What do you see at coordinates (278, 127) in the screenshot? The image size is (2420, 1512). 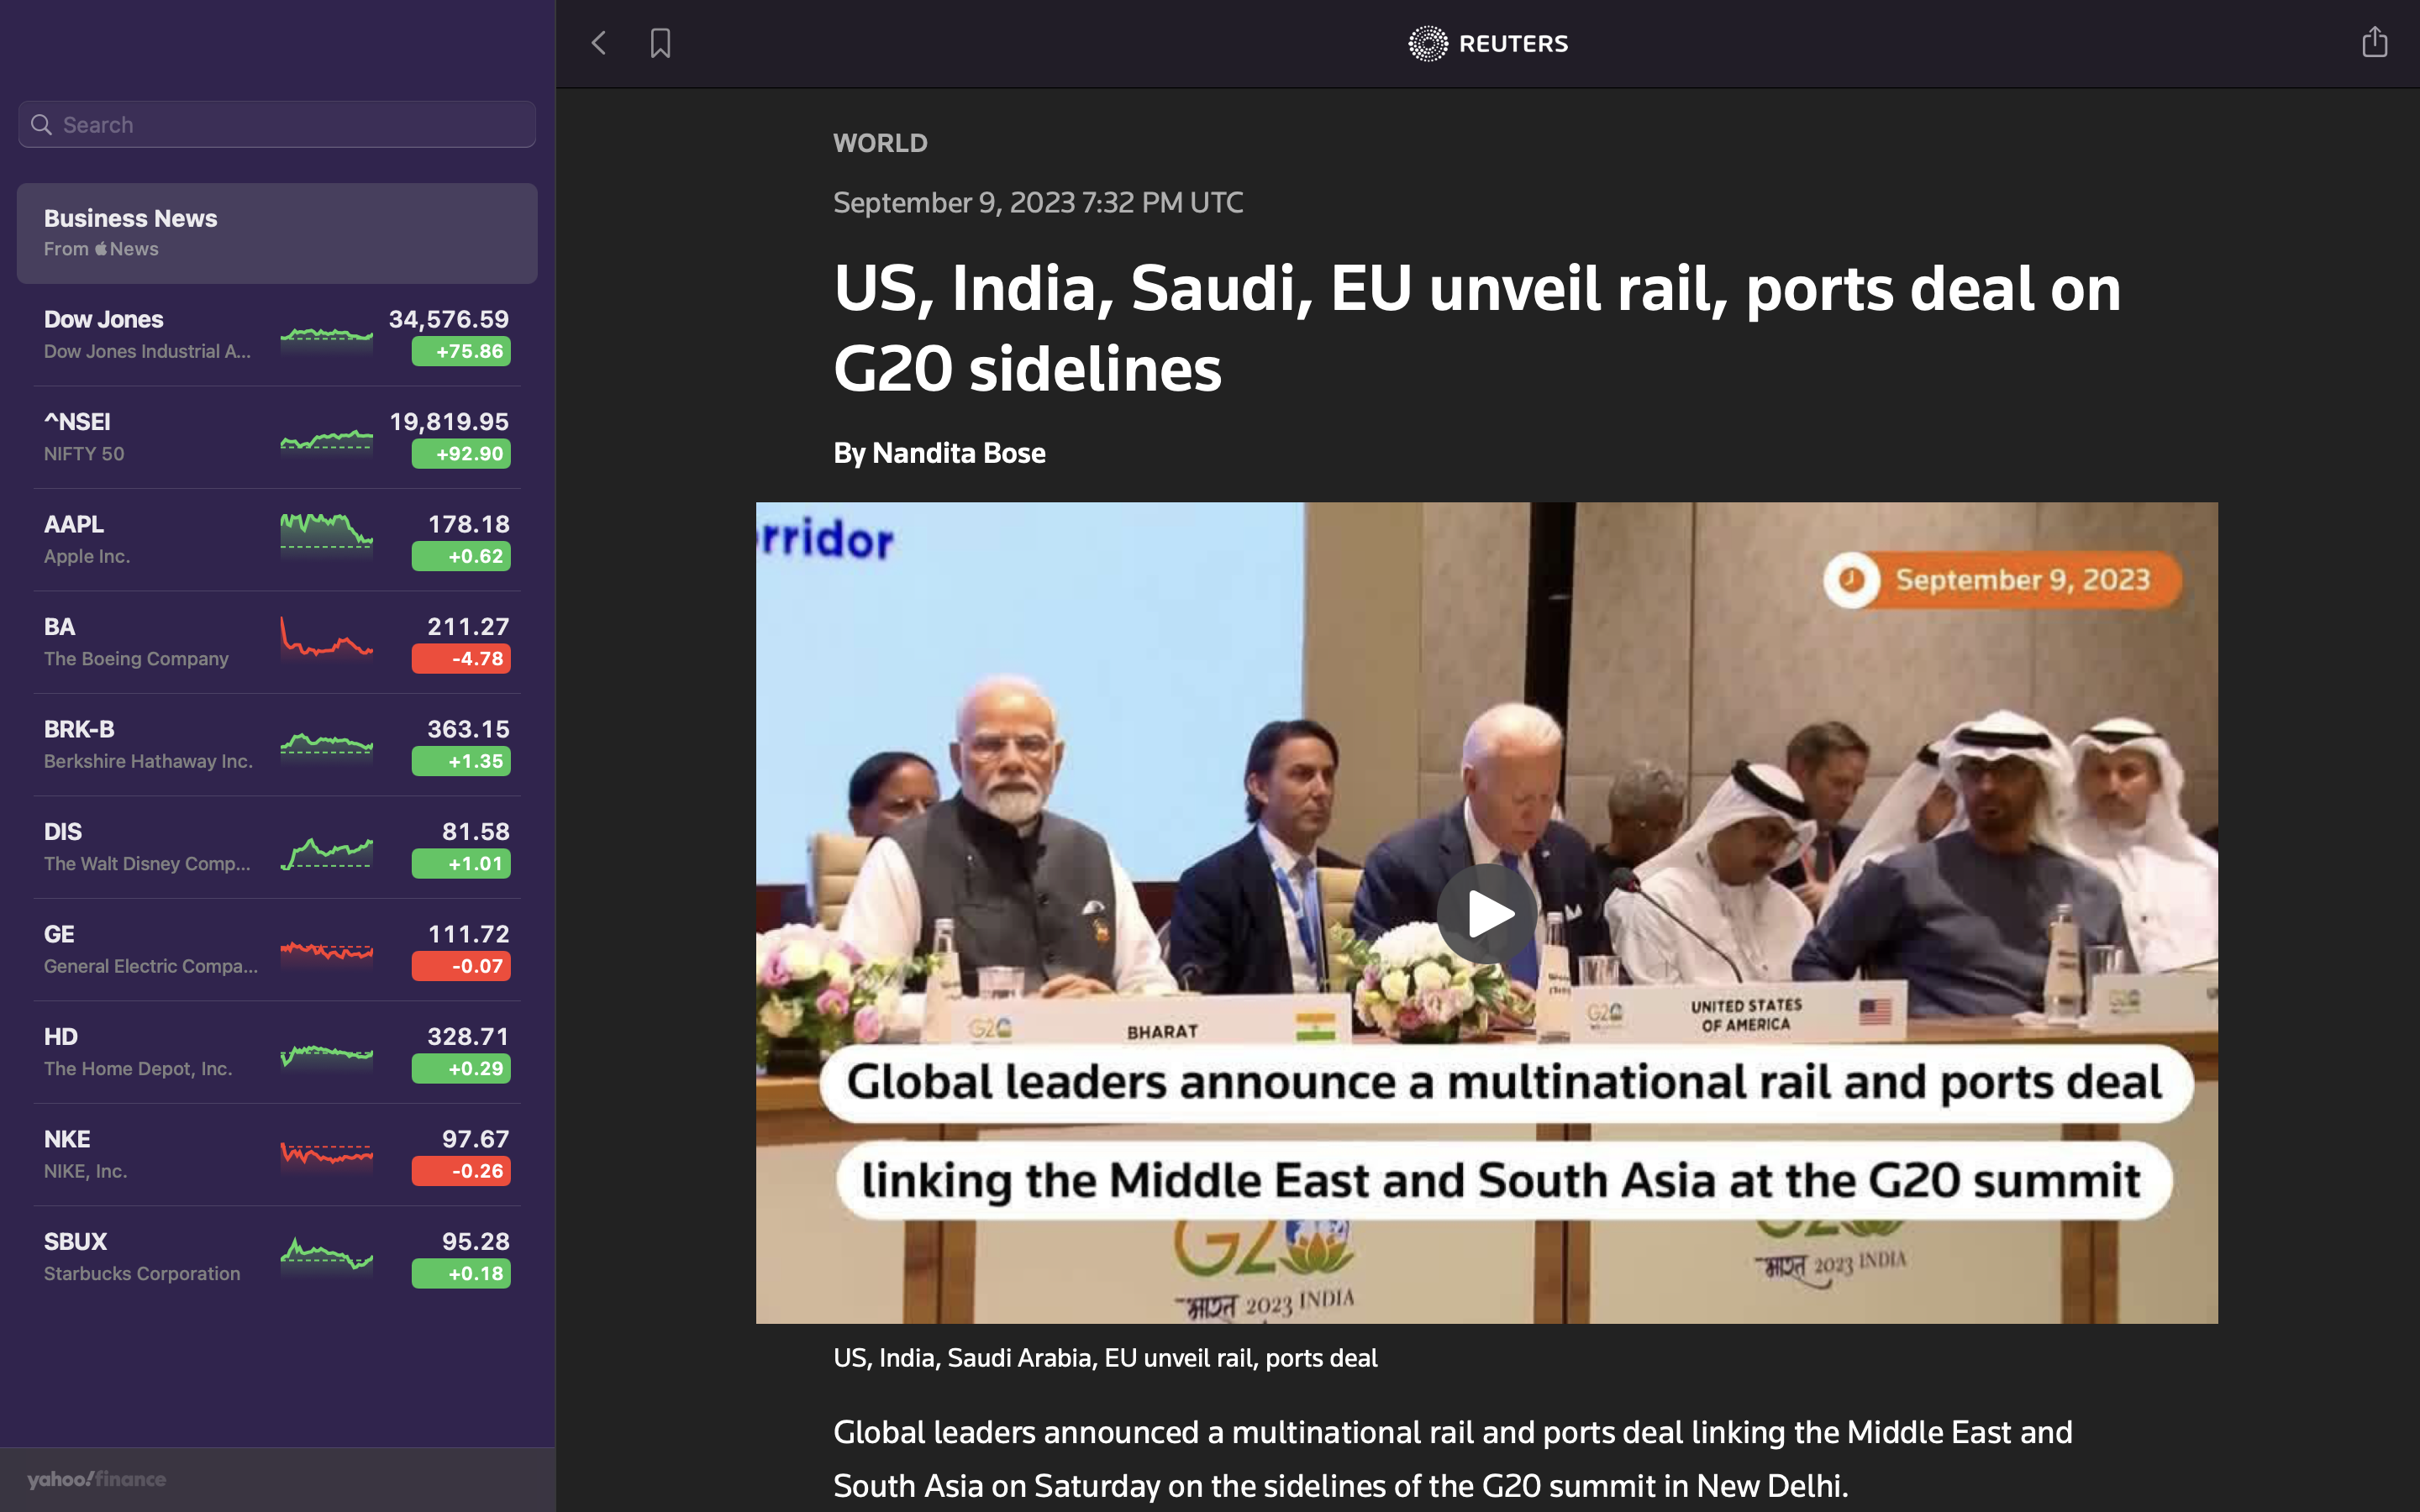 I see `news articles associated with General Electric` at bounding box center [278, 127].